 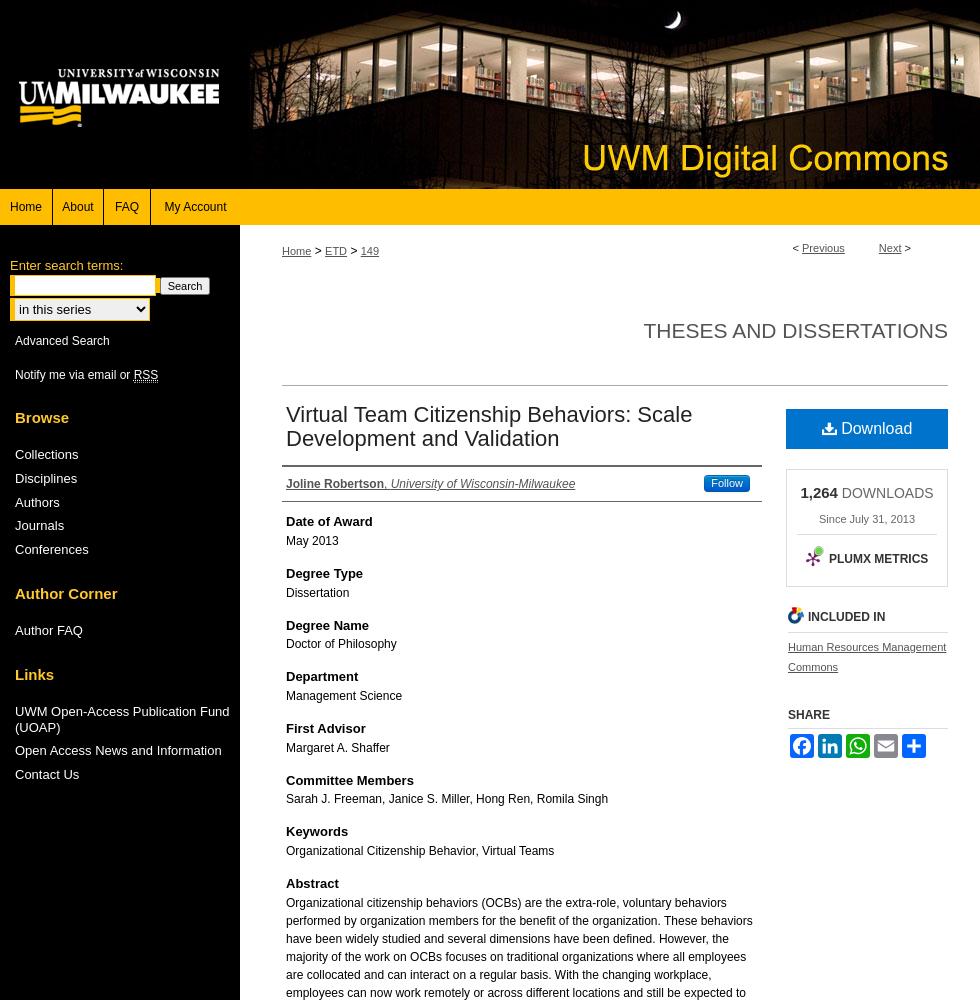 What do you see at coordinates (387, 483) in the screenshot?
I see `','` at bounding box center [387, 483].